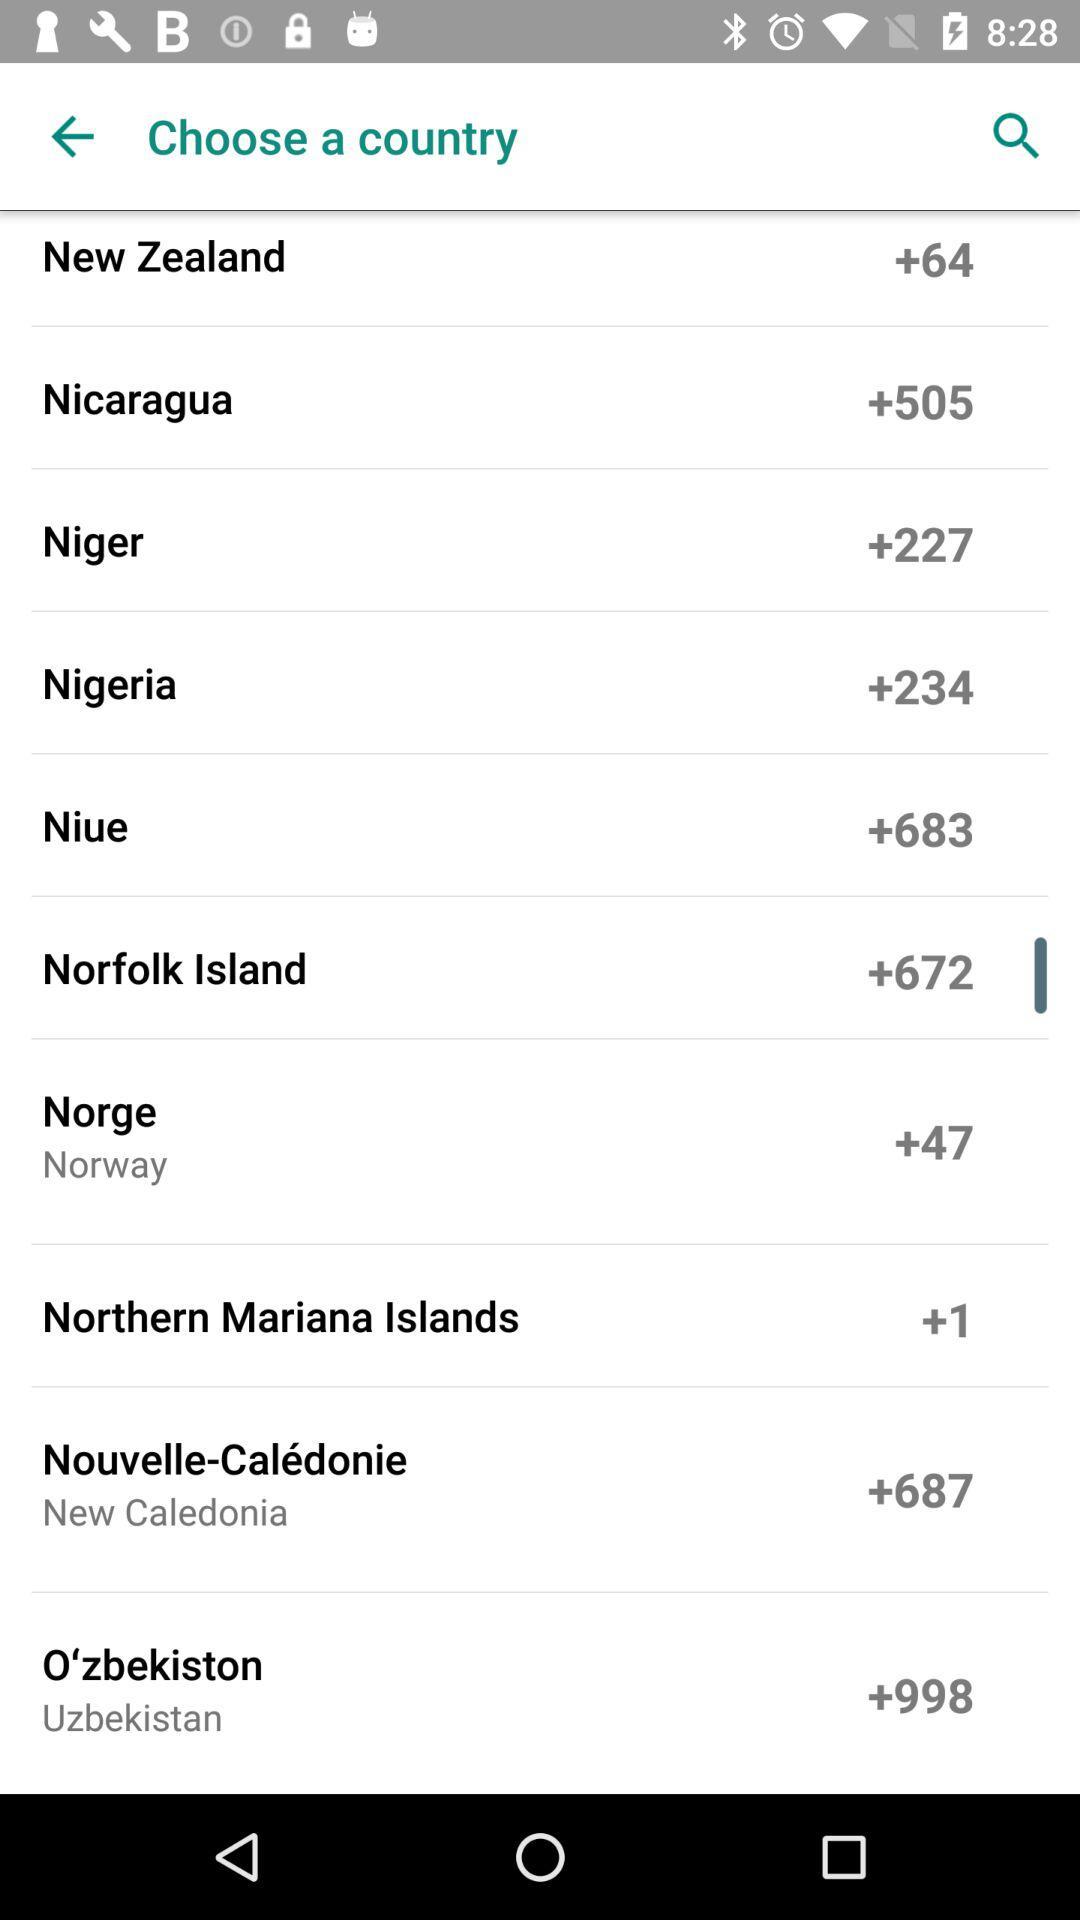 Image resolution: width=1080 pixels, height=1920 pixels. Describe the element at coordinates (921, 397) in the screenshot. I see `item next to nicaragua` at that location.